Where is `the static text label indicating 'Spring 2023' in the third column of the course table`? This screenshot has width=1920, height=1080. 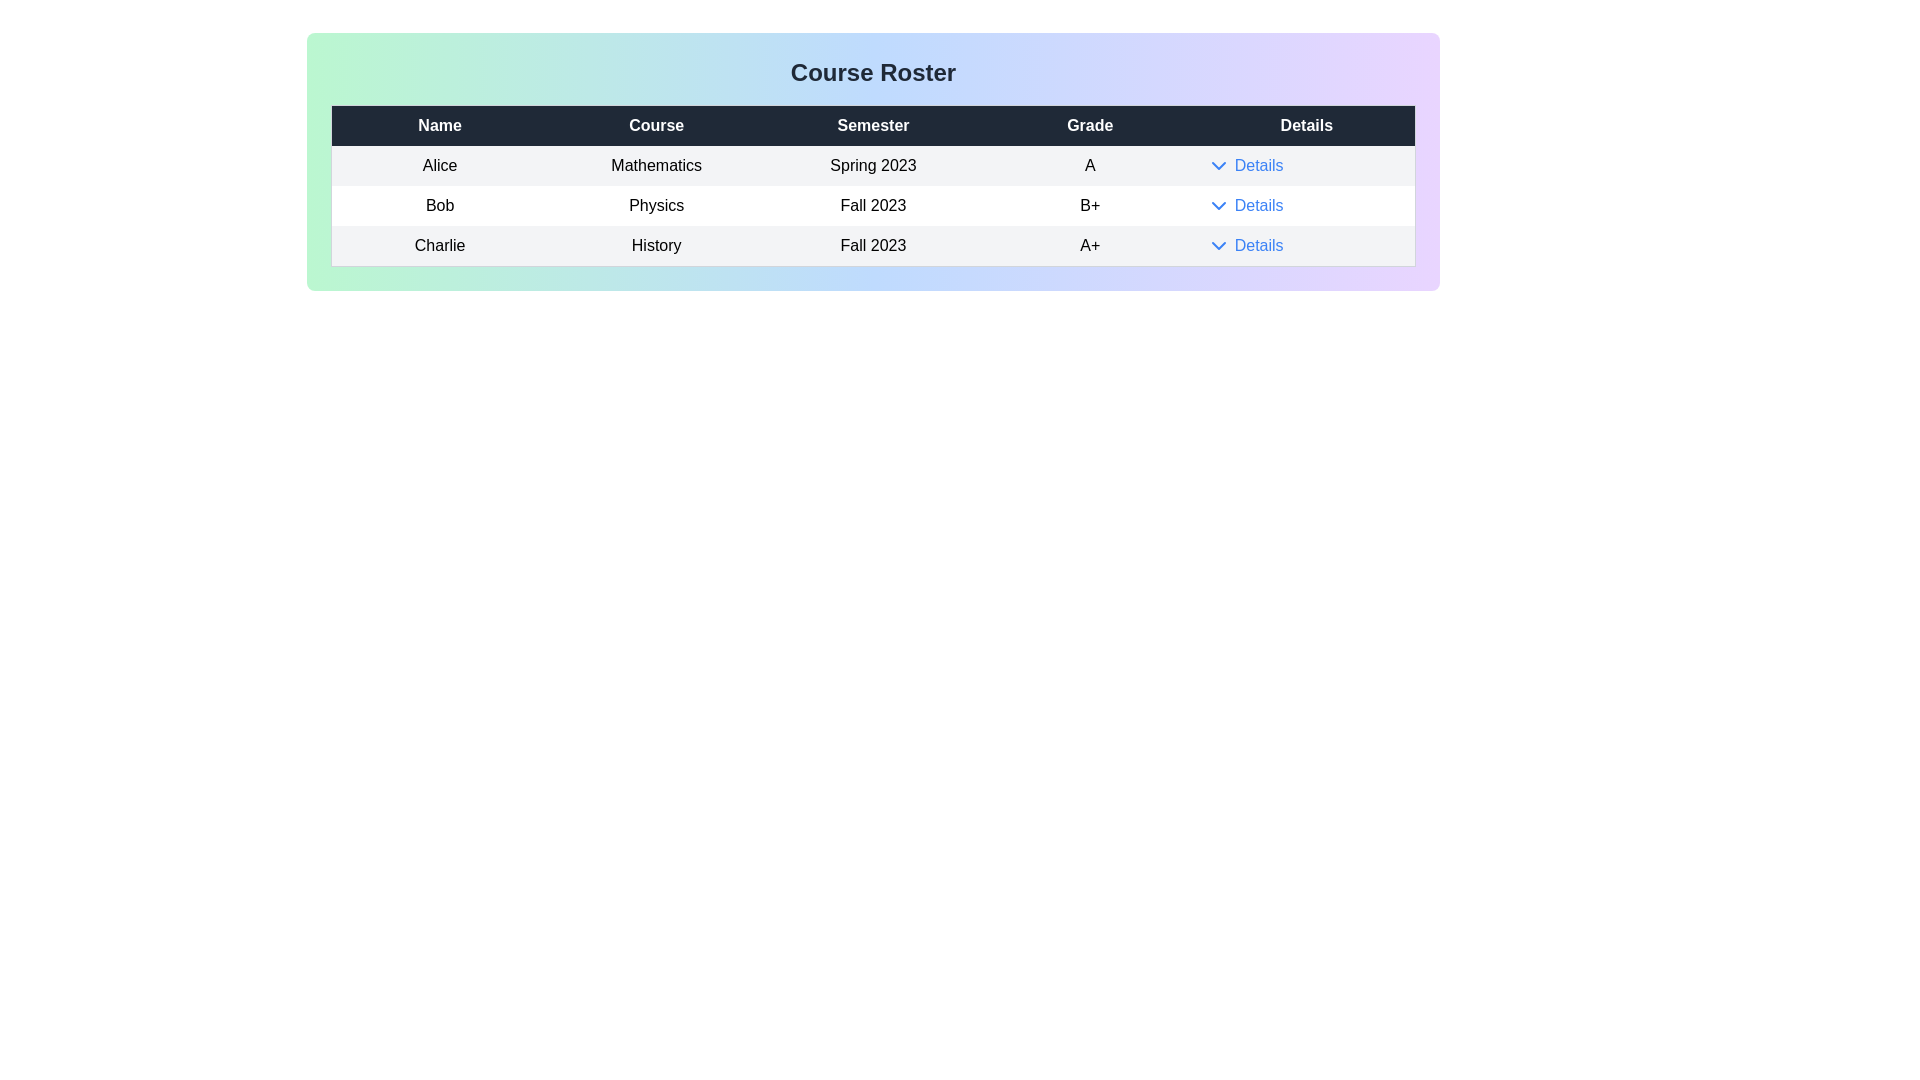
the static text label indicating 'Spring 2023' in the third column of the course table is located at coordinates (873, 164).